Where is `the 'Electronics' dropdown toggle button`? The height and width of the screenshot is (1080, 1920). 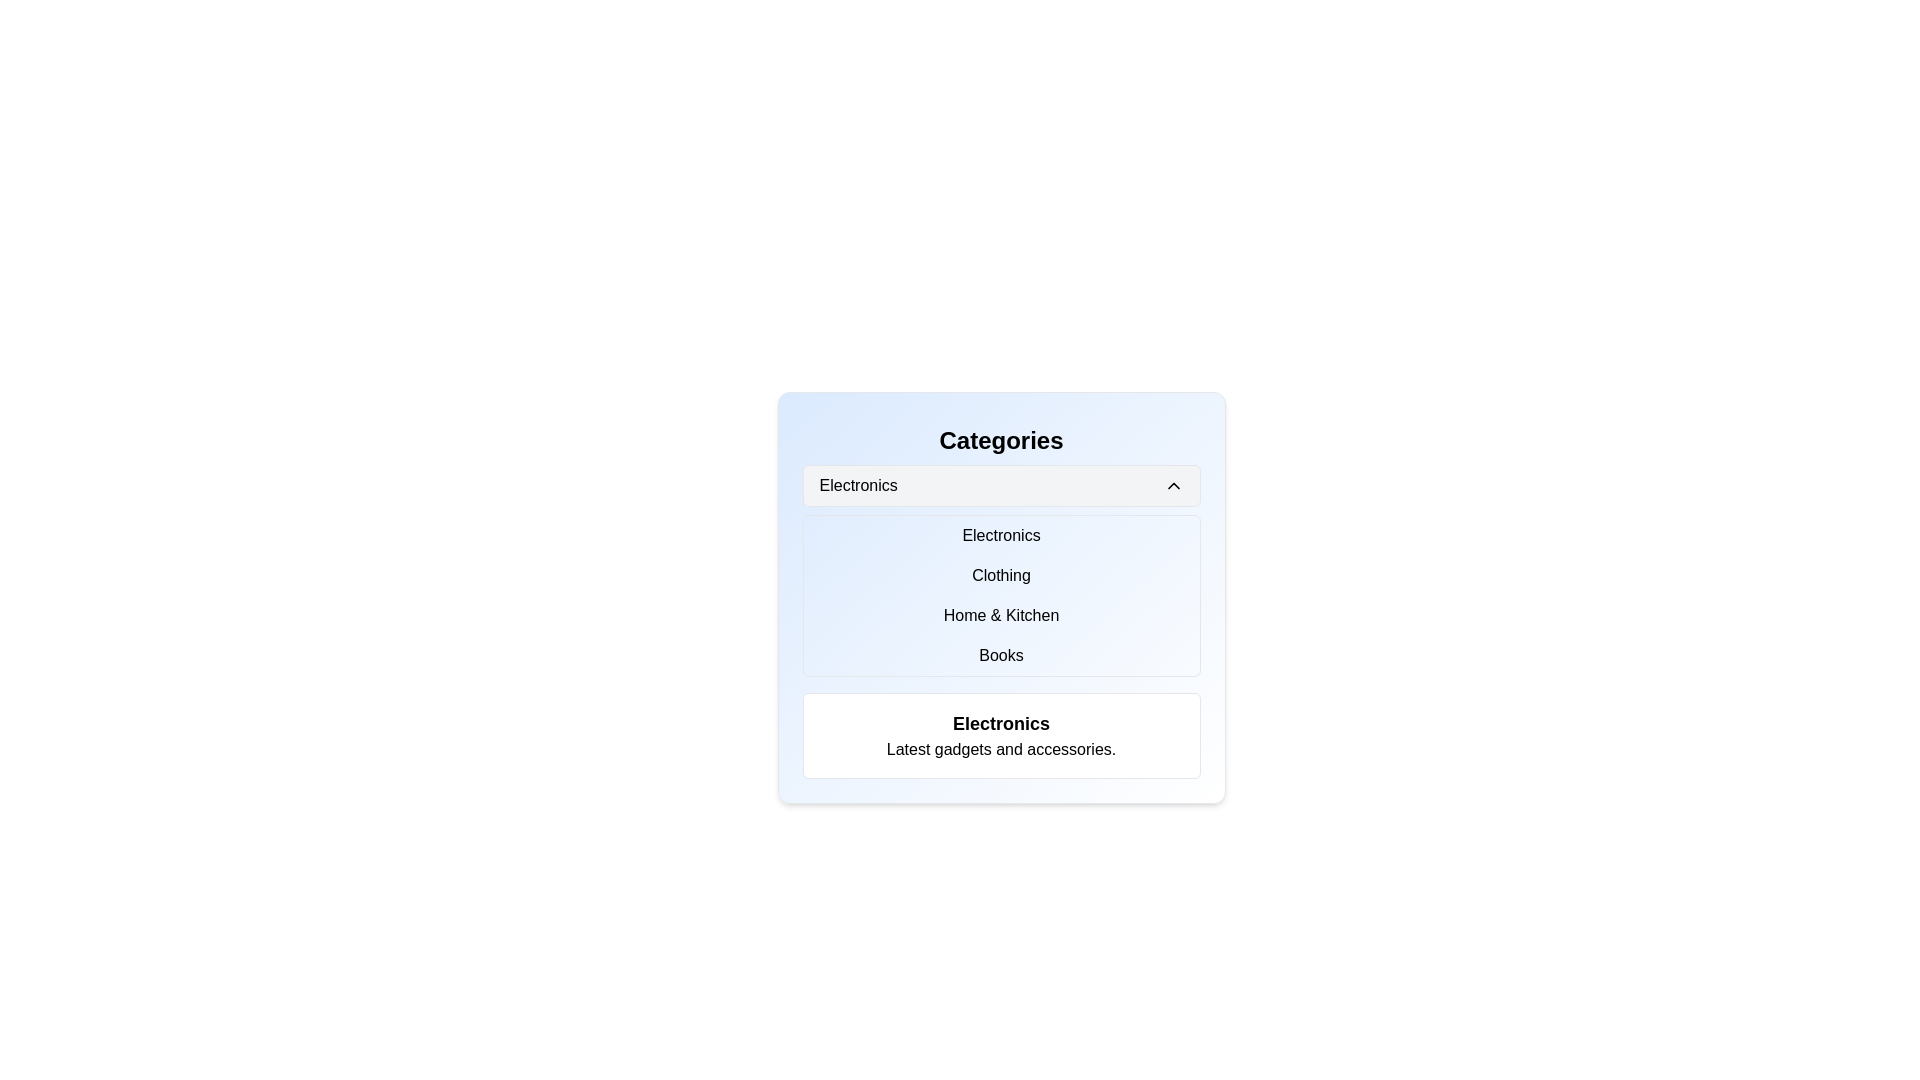 the 'Electronics' dropdown toggle button is located at coordinates (1001, 486).